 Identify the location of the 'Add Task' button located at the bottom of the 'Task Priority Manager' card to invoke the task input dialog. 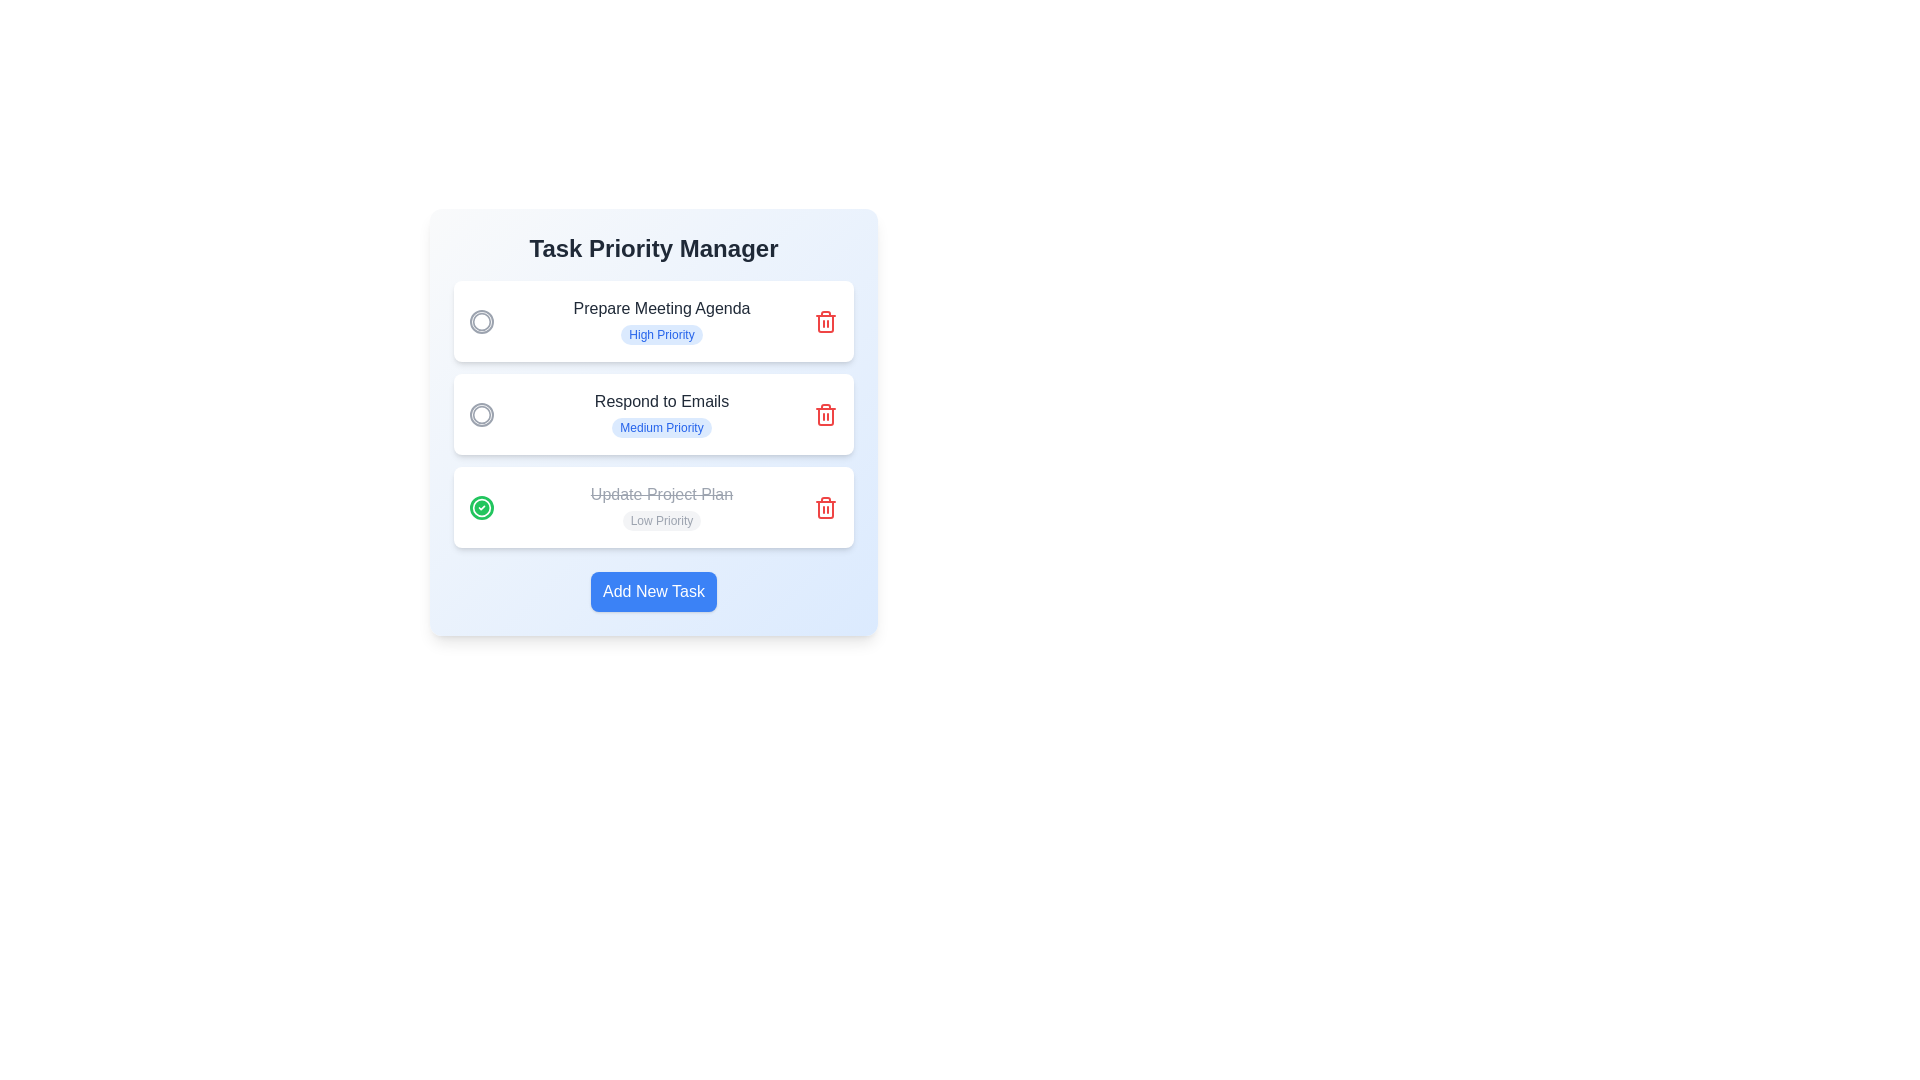
(653, 590).